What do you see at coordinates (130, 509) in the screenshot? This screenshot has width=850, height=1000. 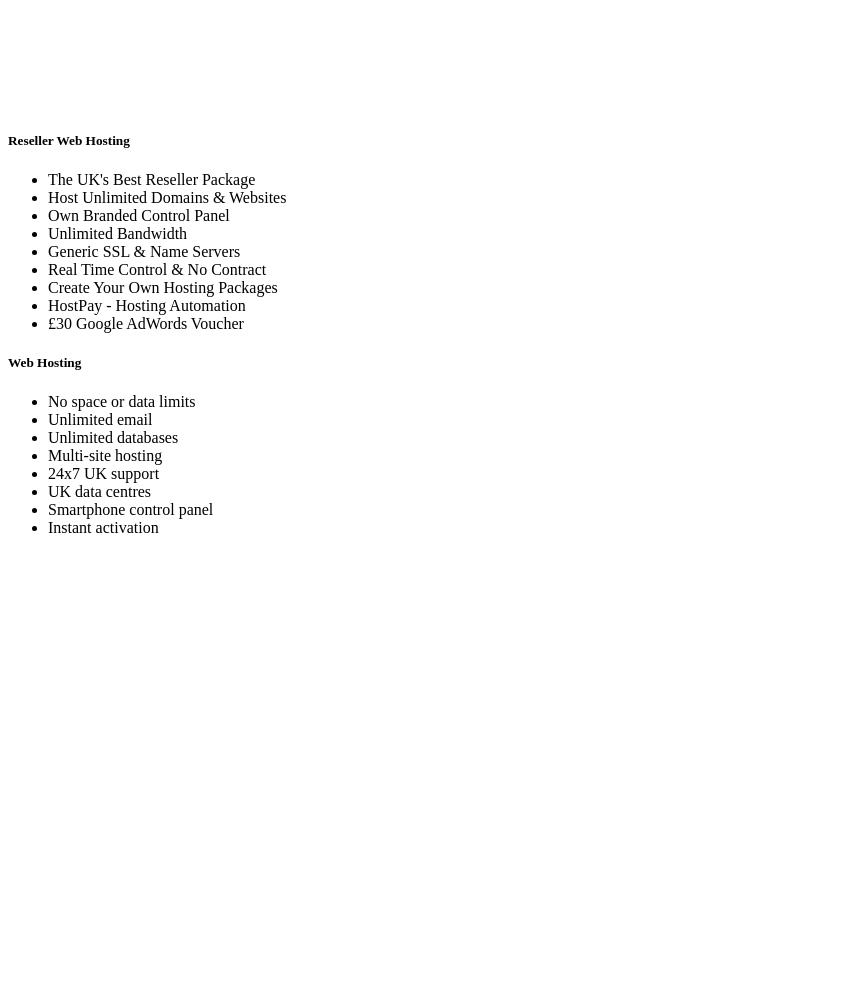 I see `'Smartphone control panel'` at bounding box center [130, 509].